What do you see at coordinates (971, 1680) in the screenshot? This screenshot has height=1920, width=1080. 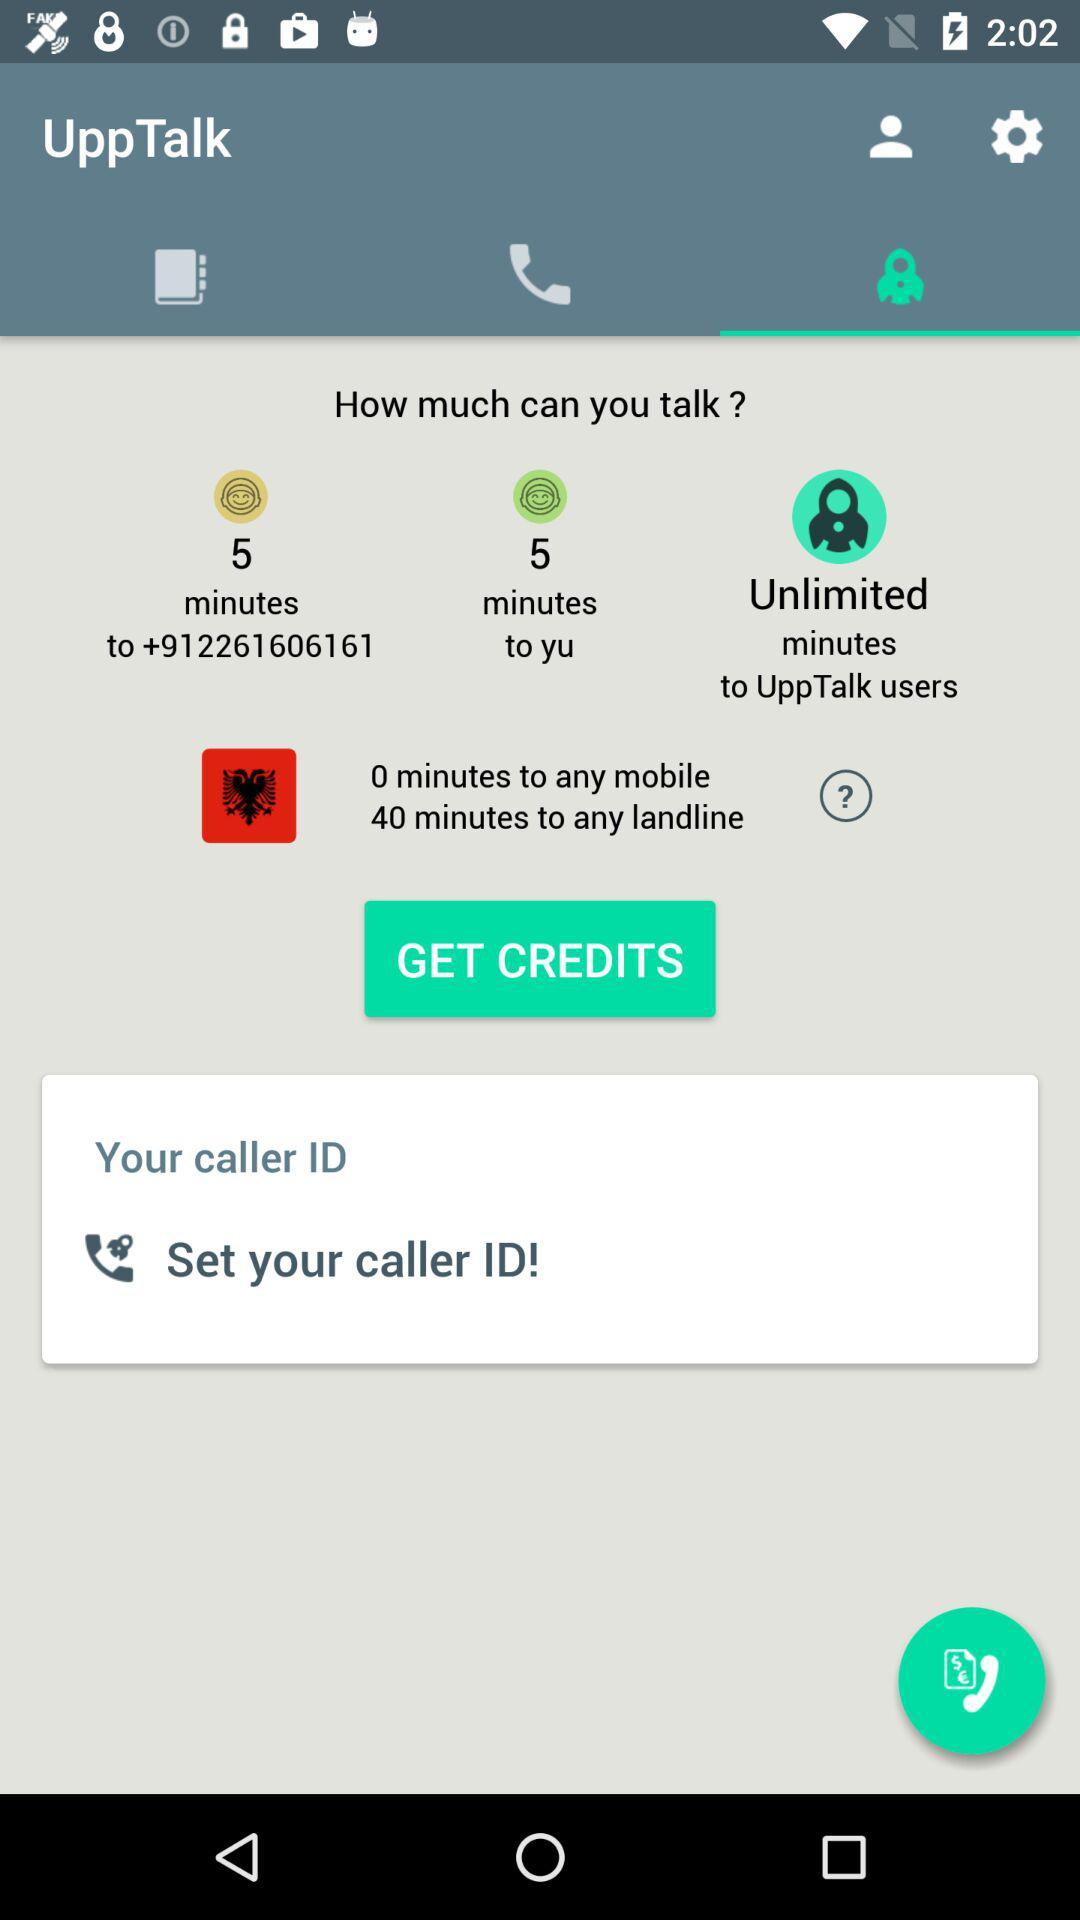 I see `icon at the bottom right corner` at bounding box center [971, 1680].